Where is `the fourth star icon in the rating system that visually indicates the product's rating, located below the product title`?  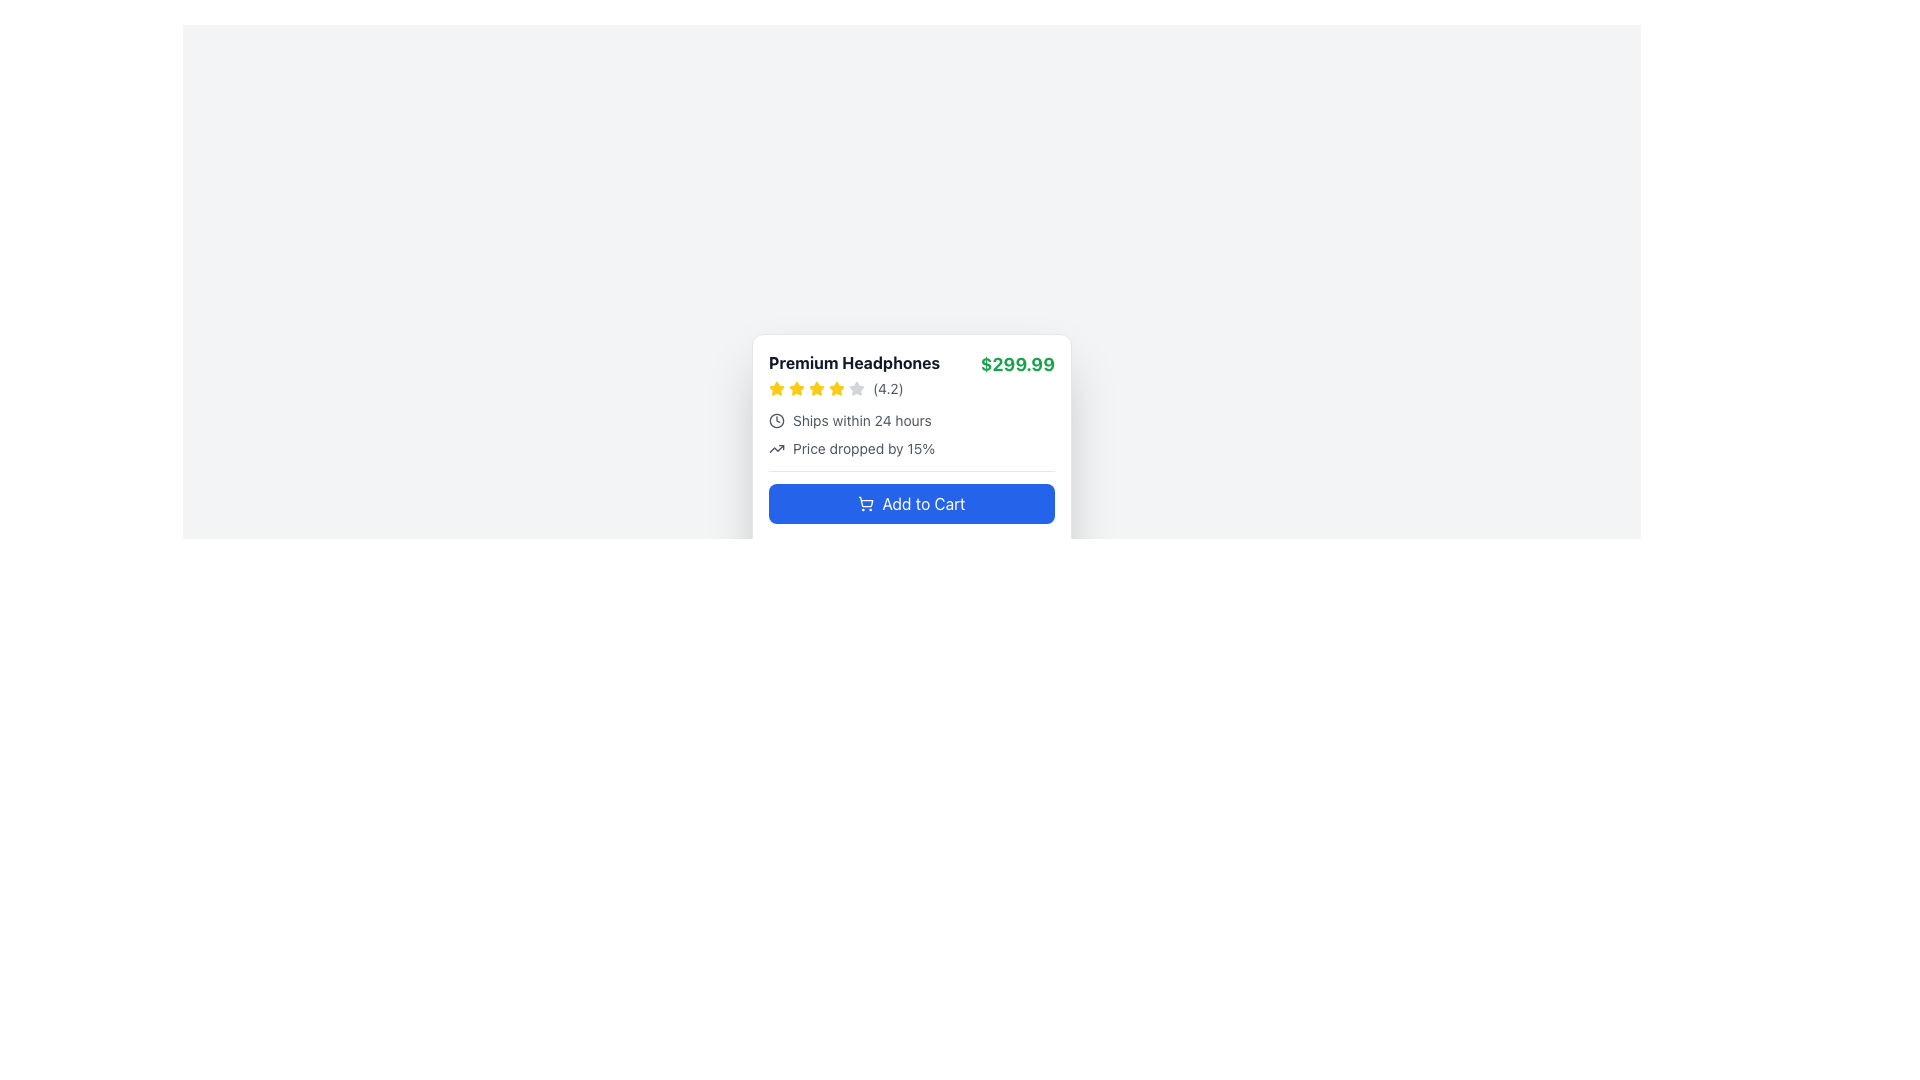 the fourth star icon in the rating system that visually indicates the product's rating, located below the product title is located at coordinates (816, 389).